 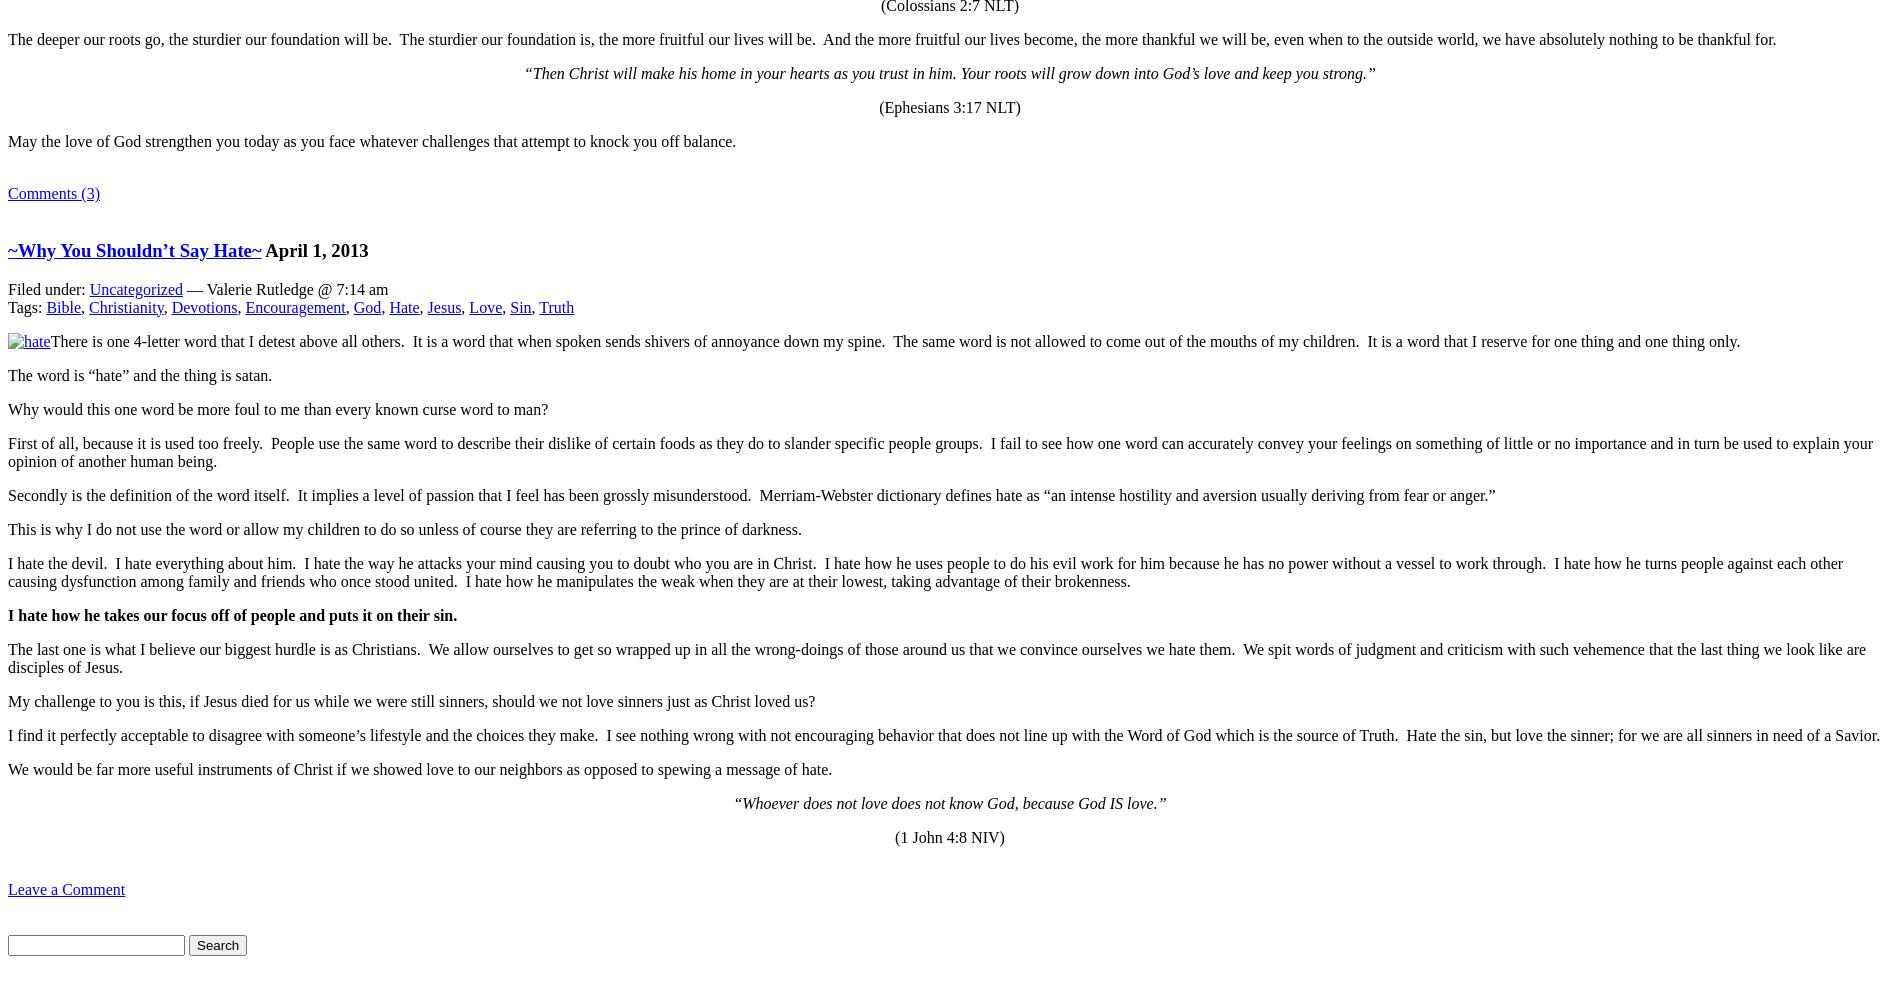 What do you see at coordinates (948, 802) in the screenshot?
I see `'“Whoever does not love does not know God, because God IS love.”'` at bounding box center [948, 802].